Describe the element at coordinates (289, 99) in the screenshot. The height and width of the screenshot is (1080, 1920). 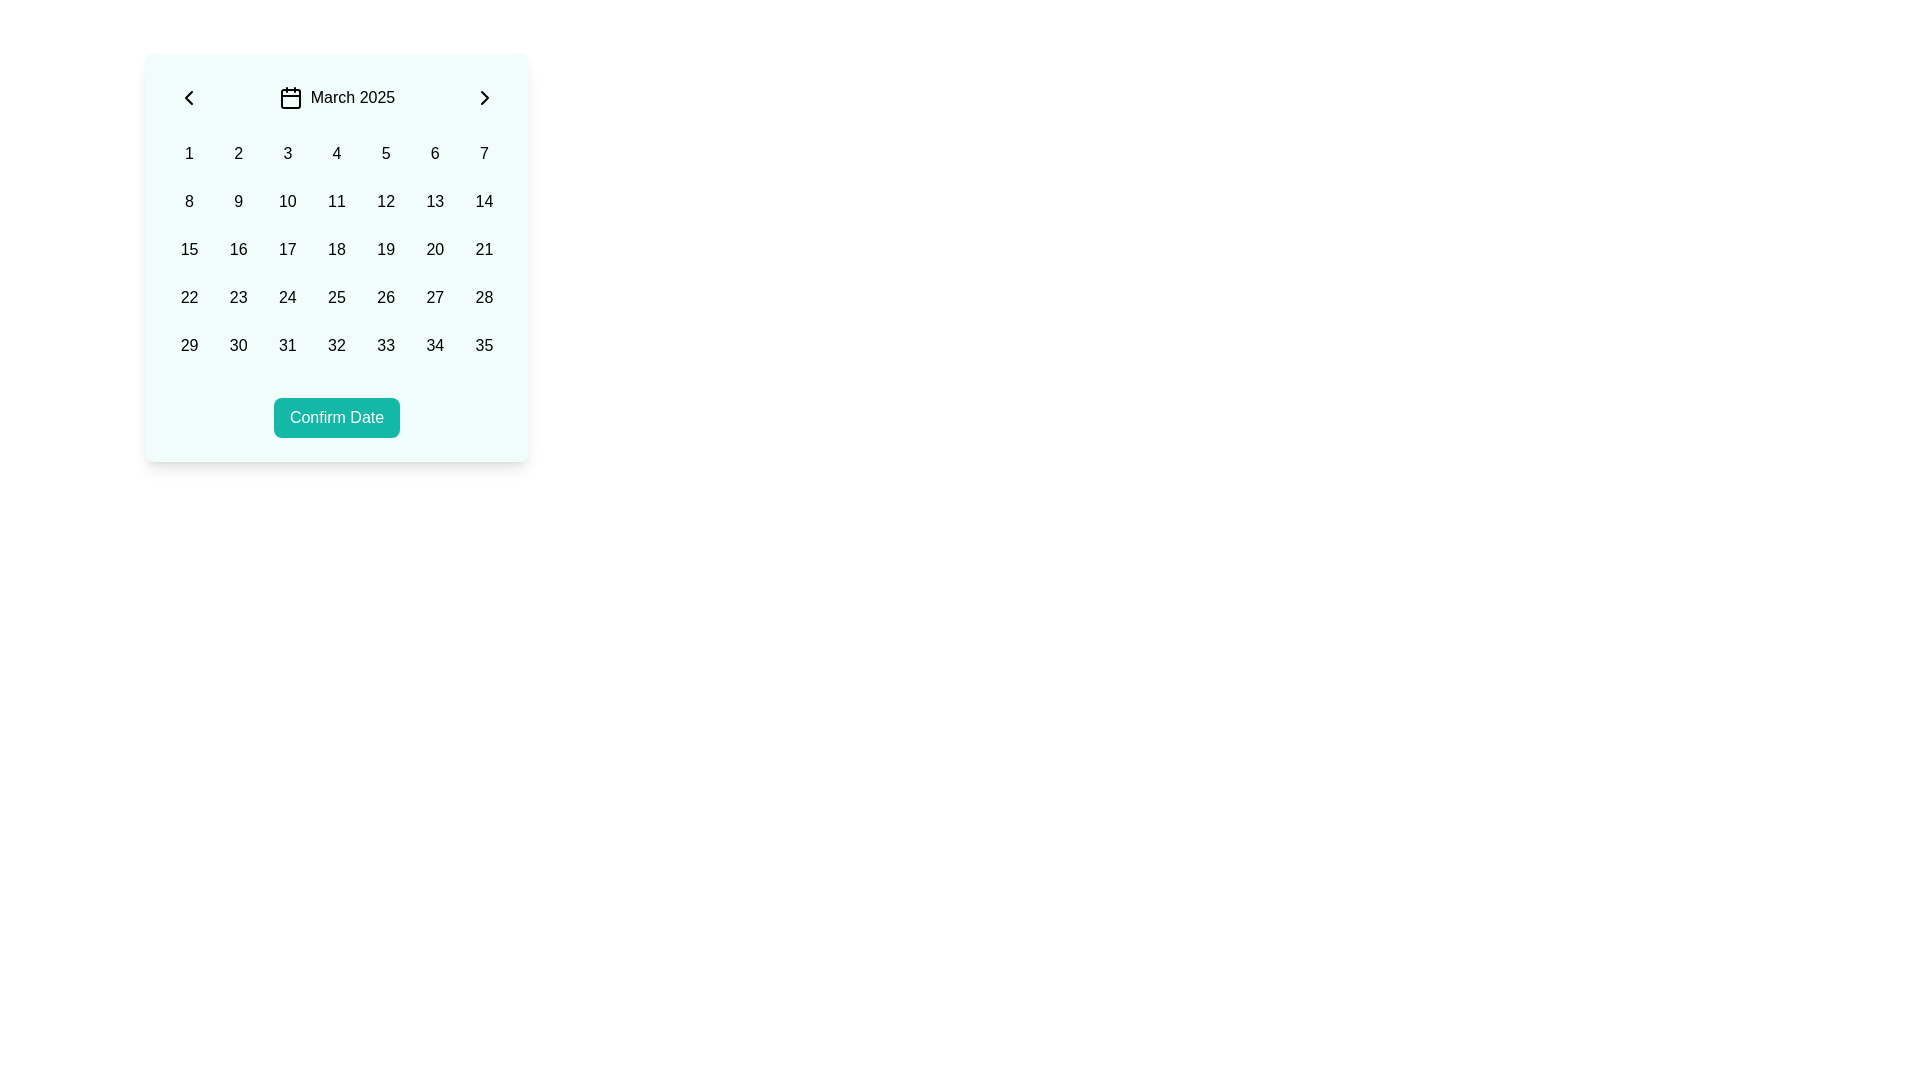
I see `the graphical background element centered within the calendar icon at the top center of the calendar selection widget` at that location.